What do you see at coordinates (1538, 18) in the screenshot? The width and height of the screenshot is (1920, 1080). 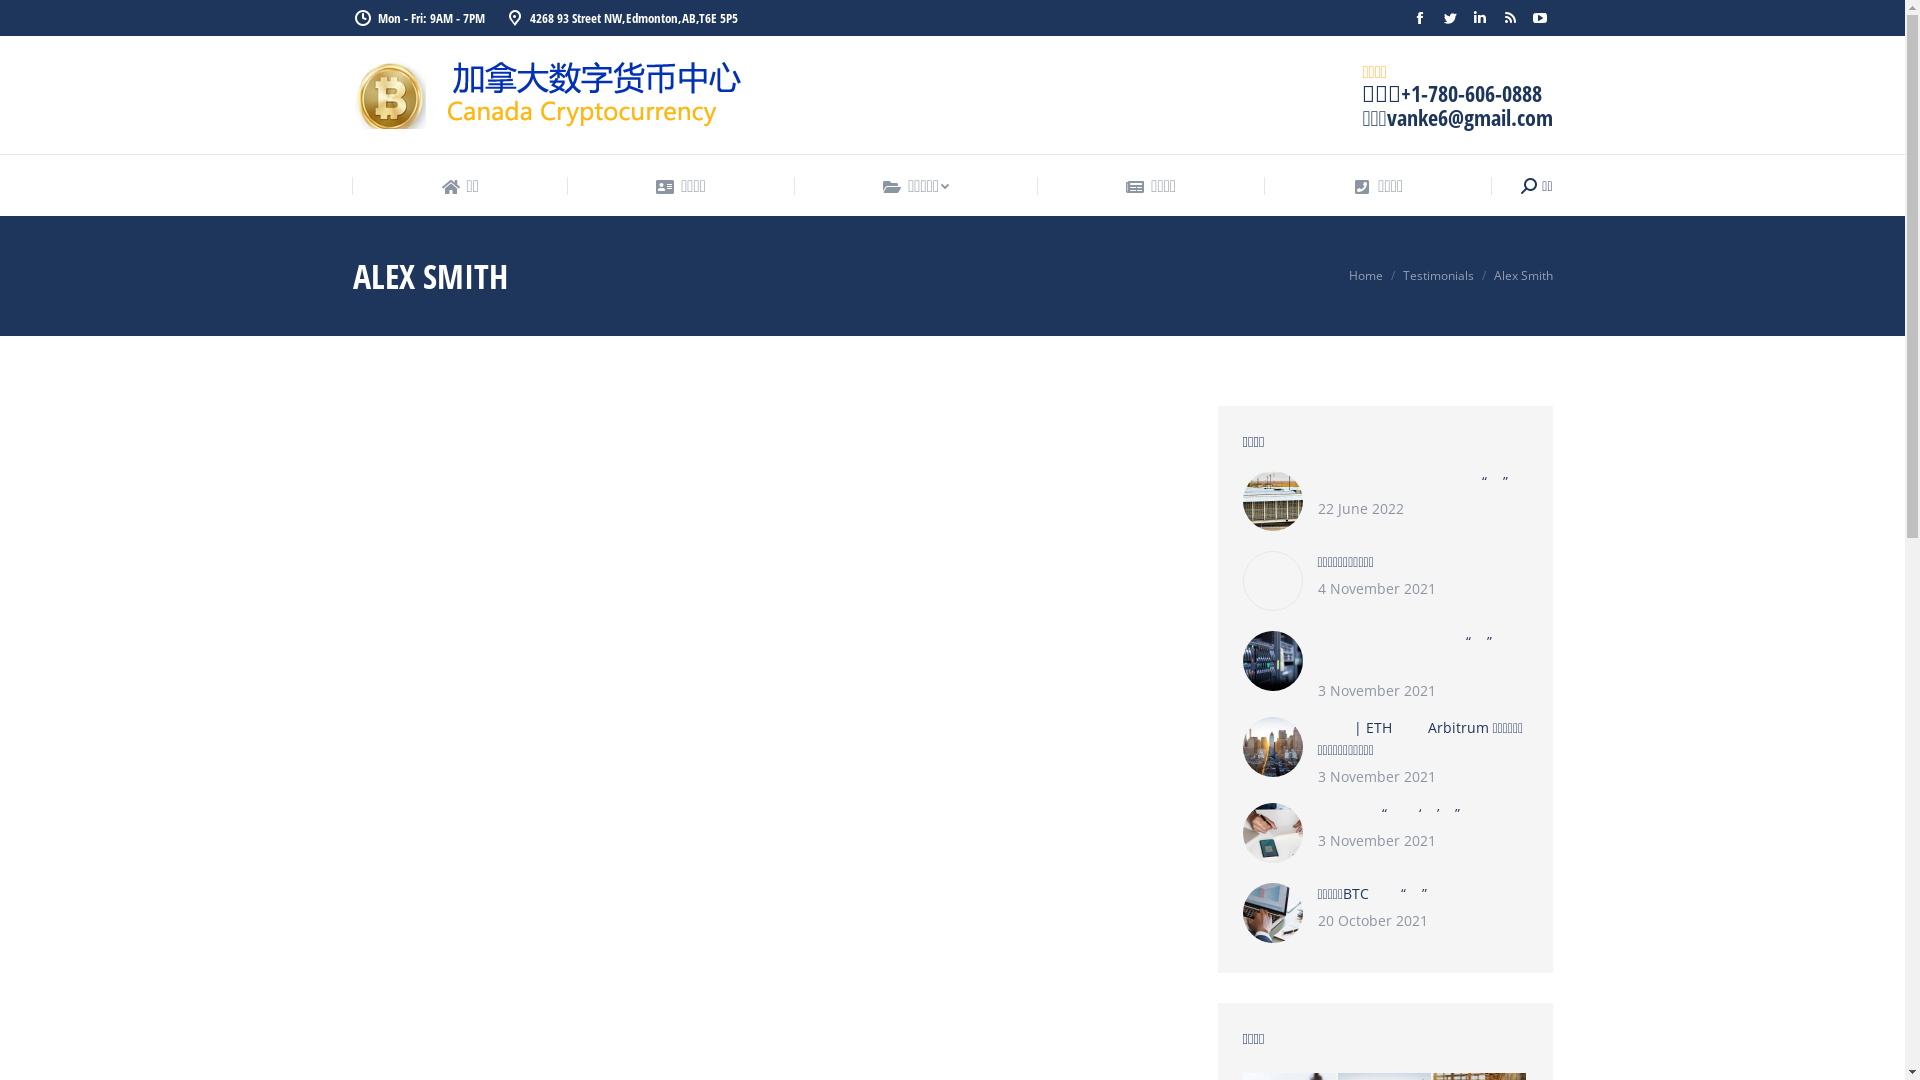 I see `'YouTube page opens in new window'` at bounding box center [1538, 18].